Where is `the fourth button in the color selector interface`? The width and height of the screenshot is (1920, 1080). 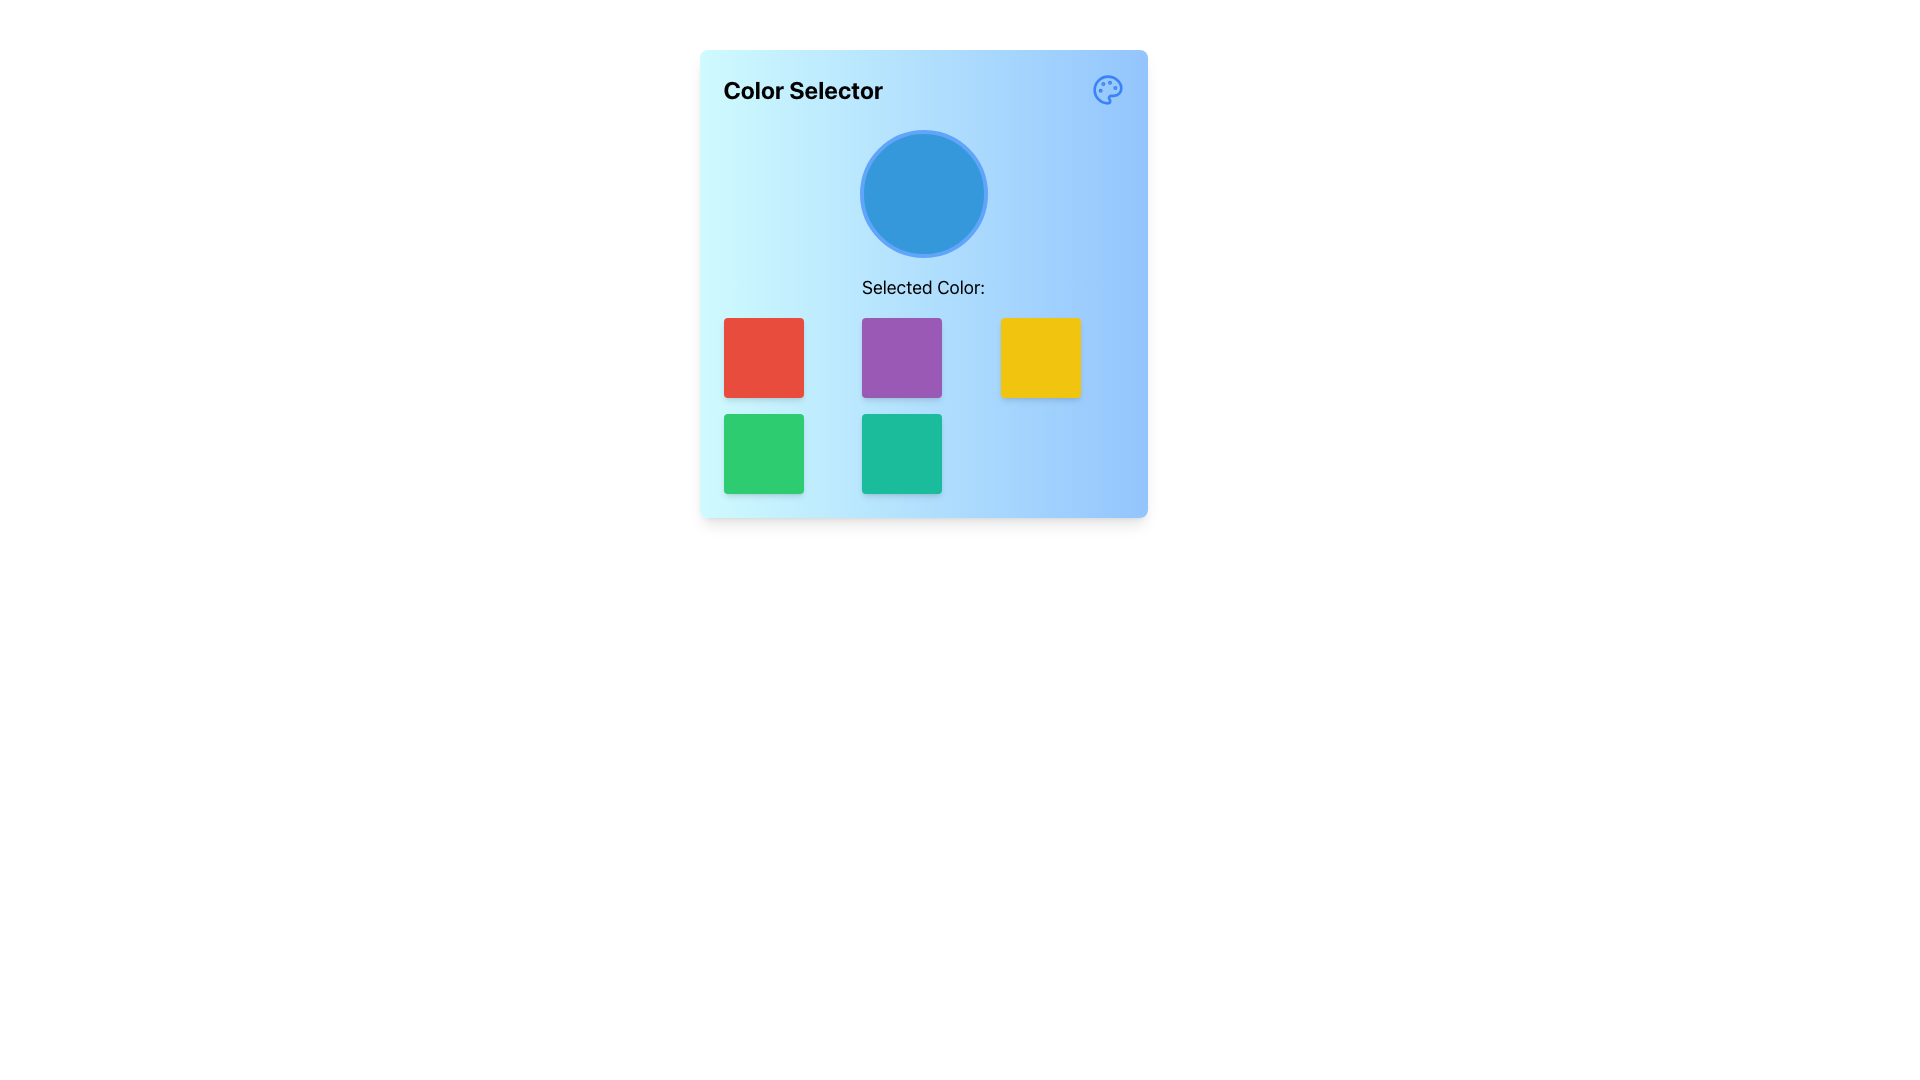 the fourth button in the color selector interface is located at coordinates (1040, 357).